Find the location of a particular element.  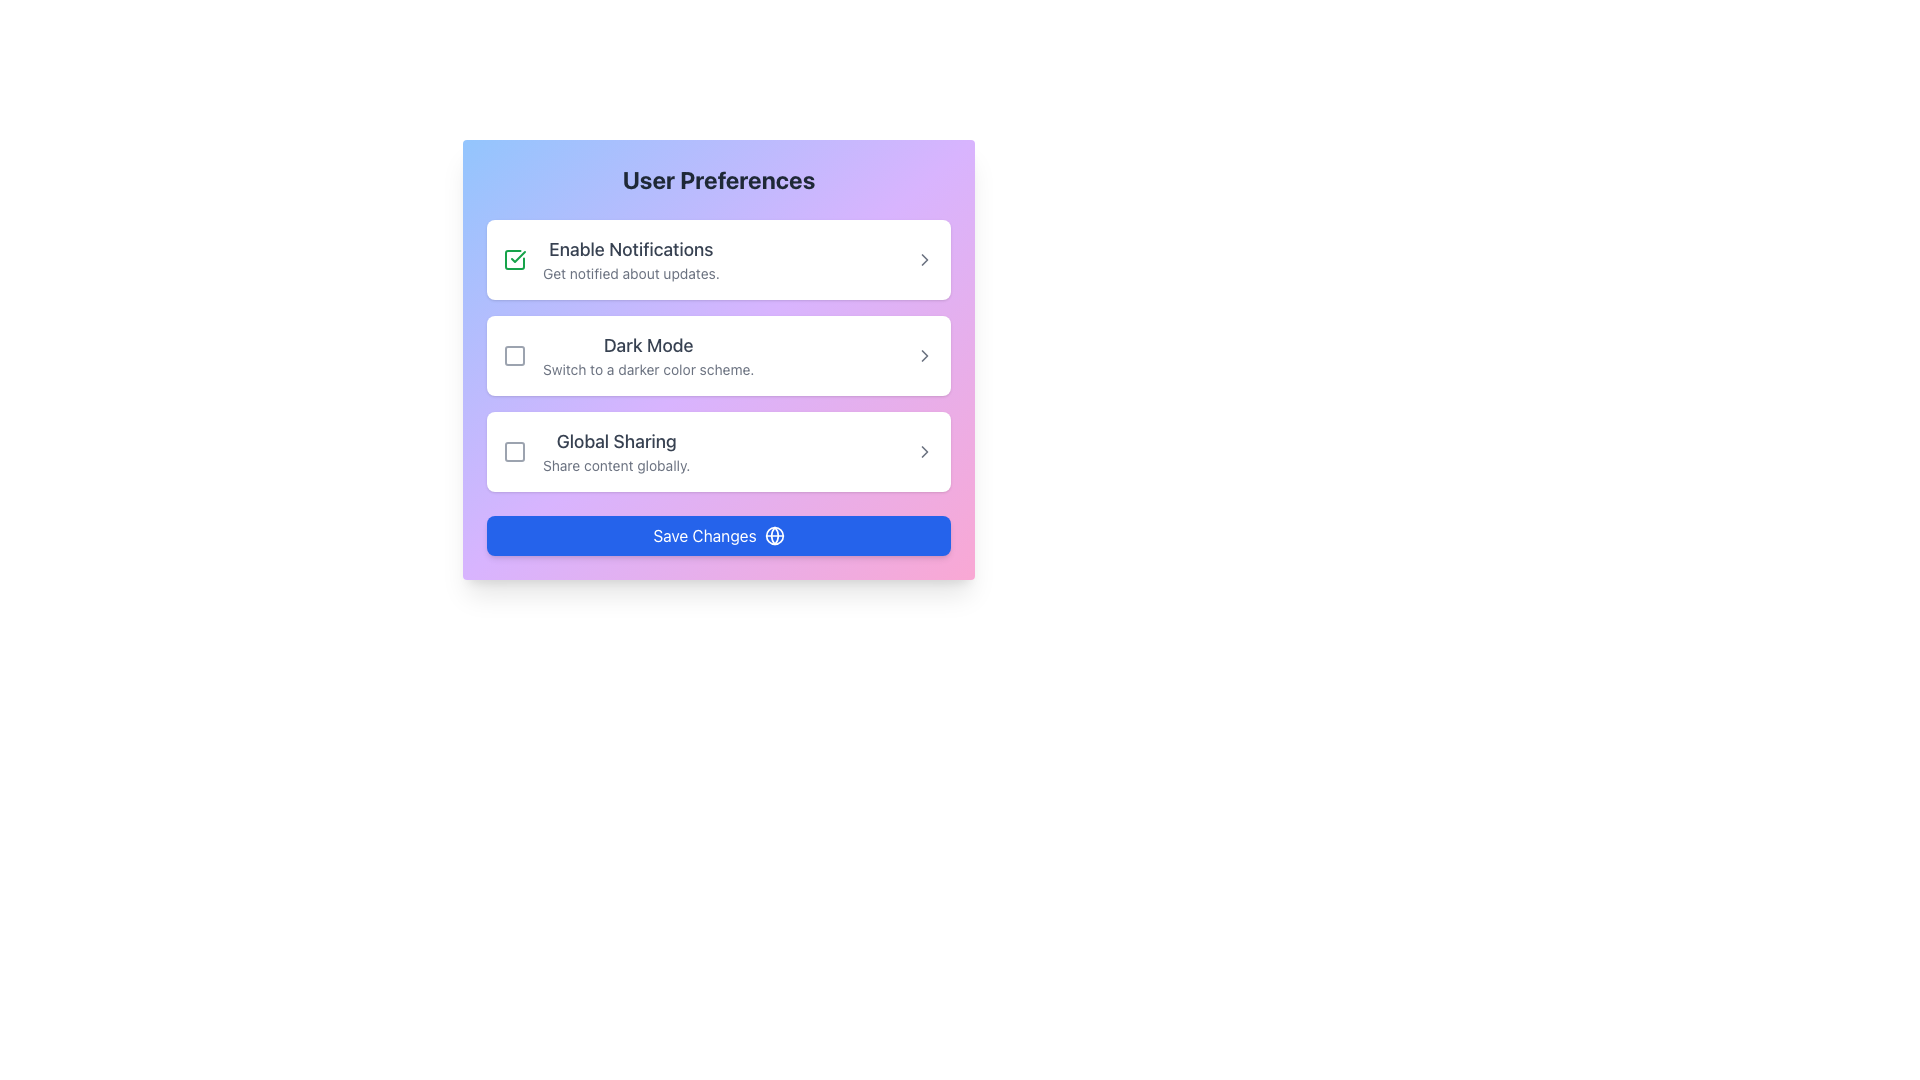

the Text Label that indicates the title for enabling or disabling the dark mode feature in the User Preferences panel, positioned above the related description text is located at coordinates (648, 345).